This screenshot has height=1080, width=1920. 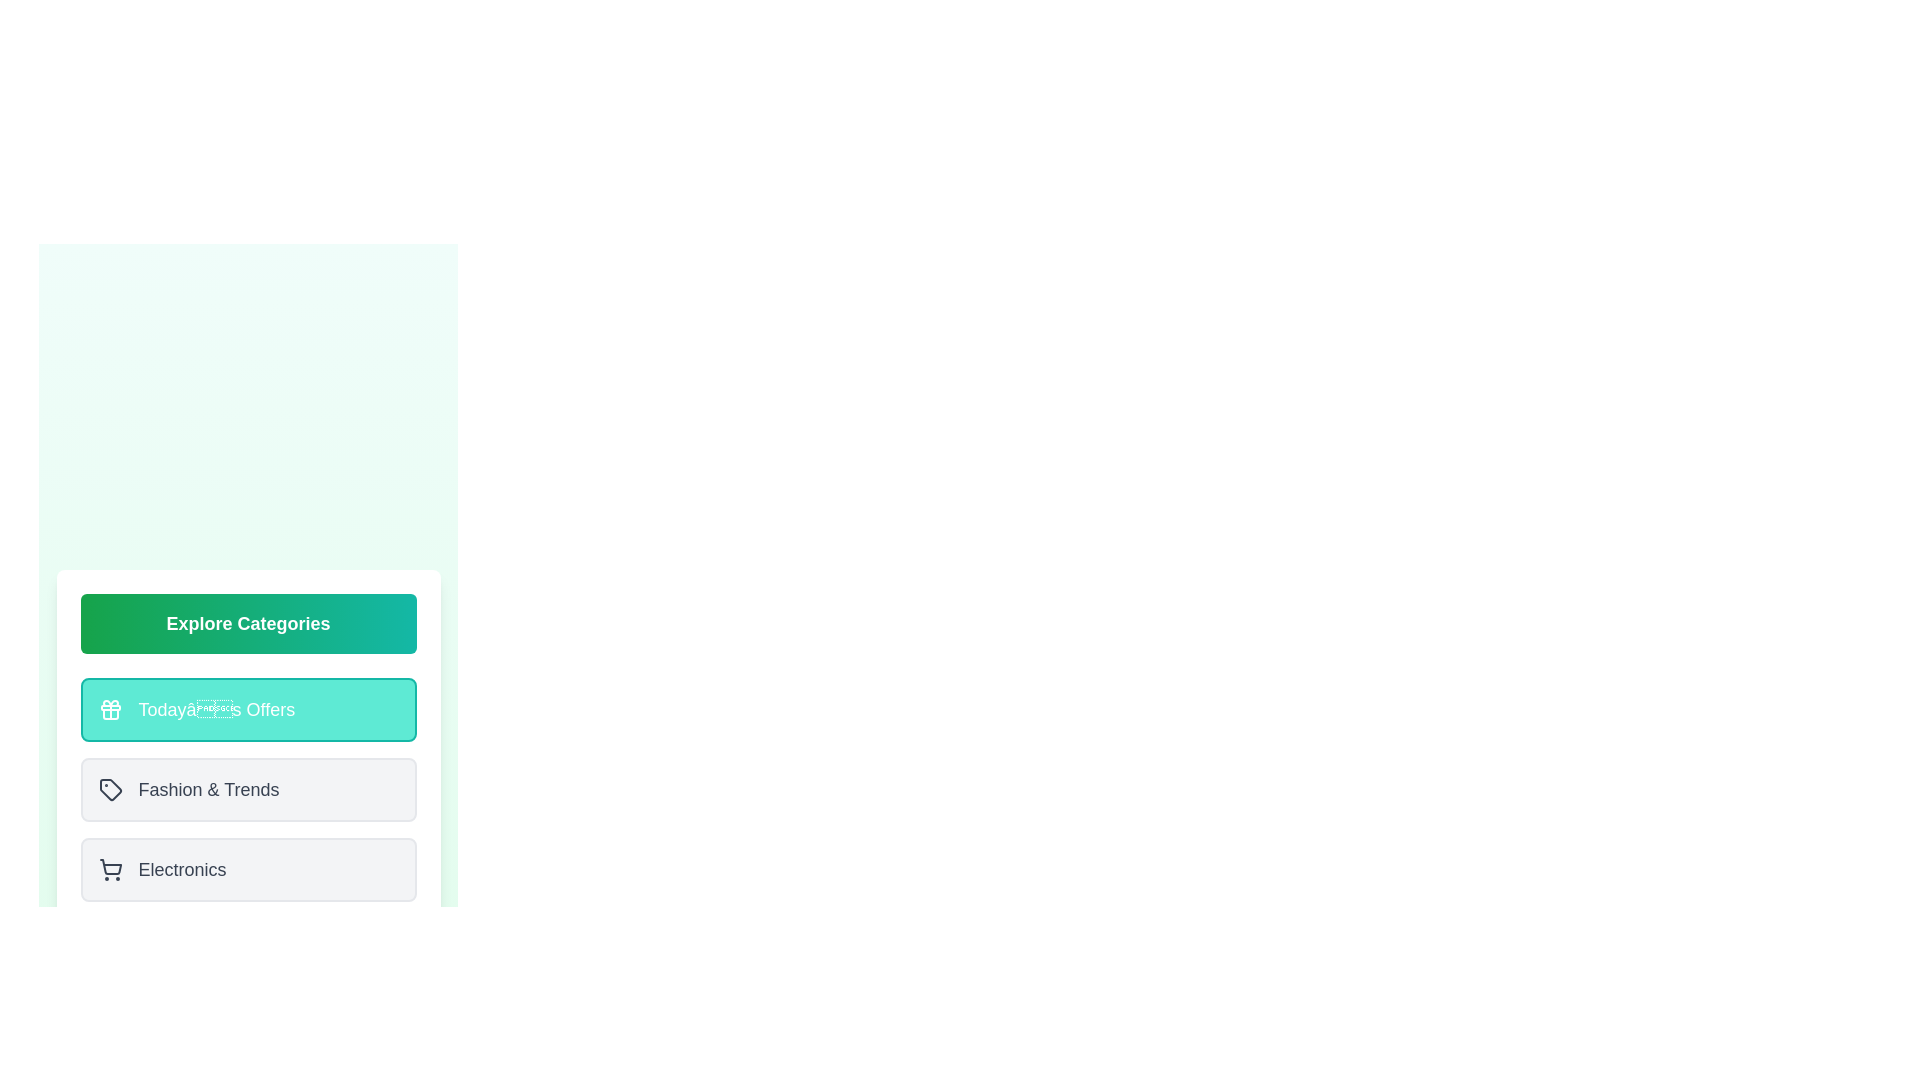 I want to click on the tile corresponding to the category Fashion & Trends to select it, so click(x=247, y=789).